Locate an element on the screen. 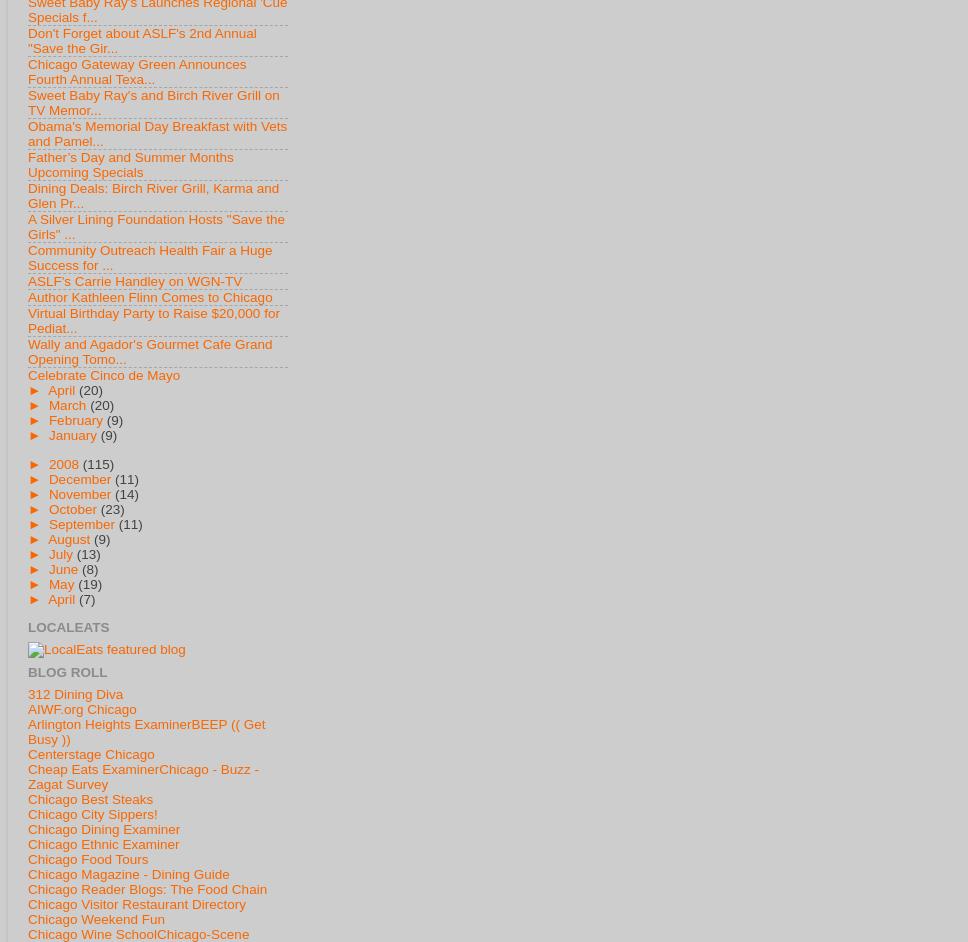 Image resolution: width=968 pixels, height=942 pixels. 'Chicago City Sippers!' is located at coordinates (92, 812).